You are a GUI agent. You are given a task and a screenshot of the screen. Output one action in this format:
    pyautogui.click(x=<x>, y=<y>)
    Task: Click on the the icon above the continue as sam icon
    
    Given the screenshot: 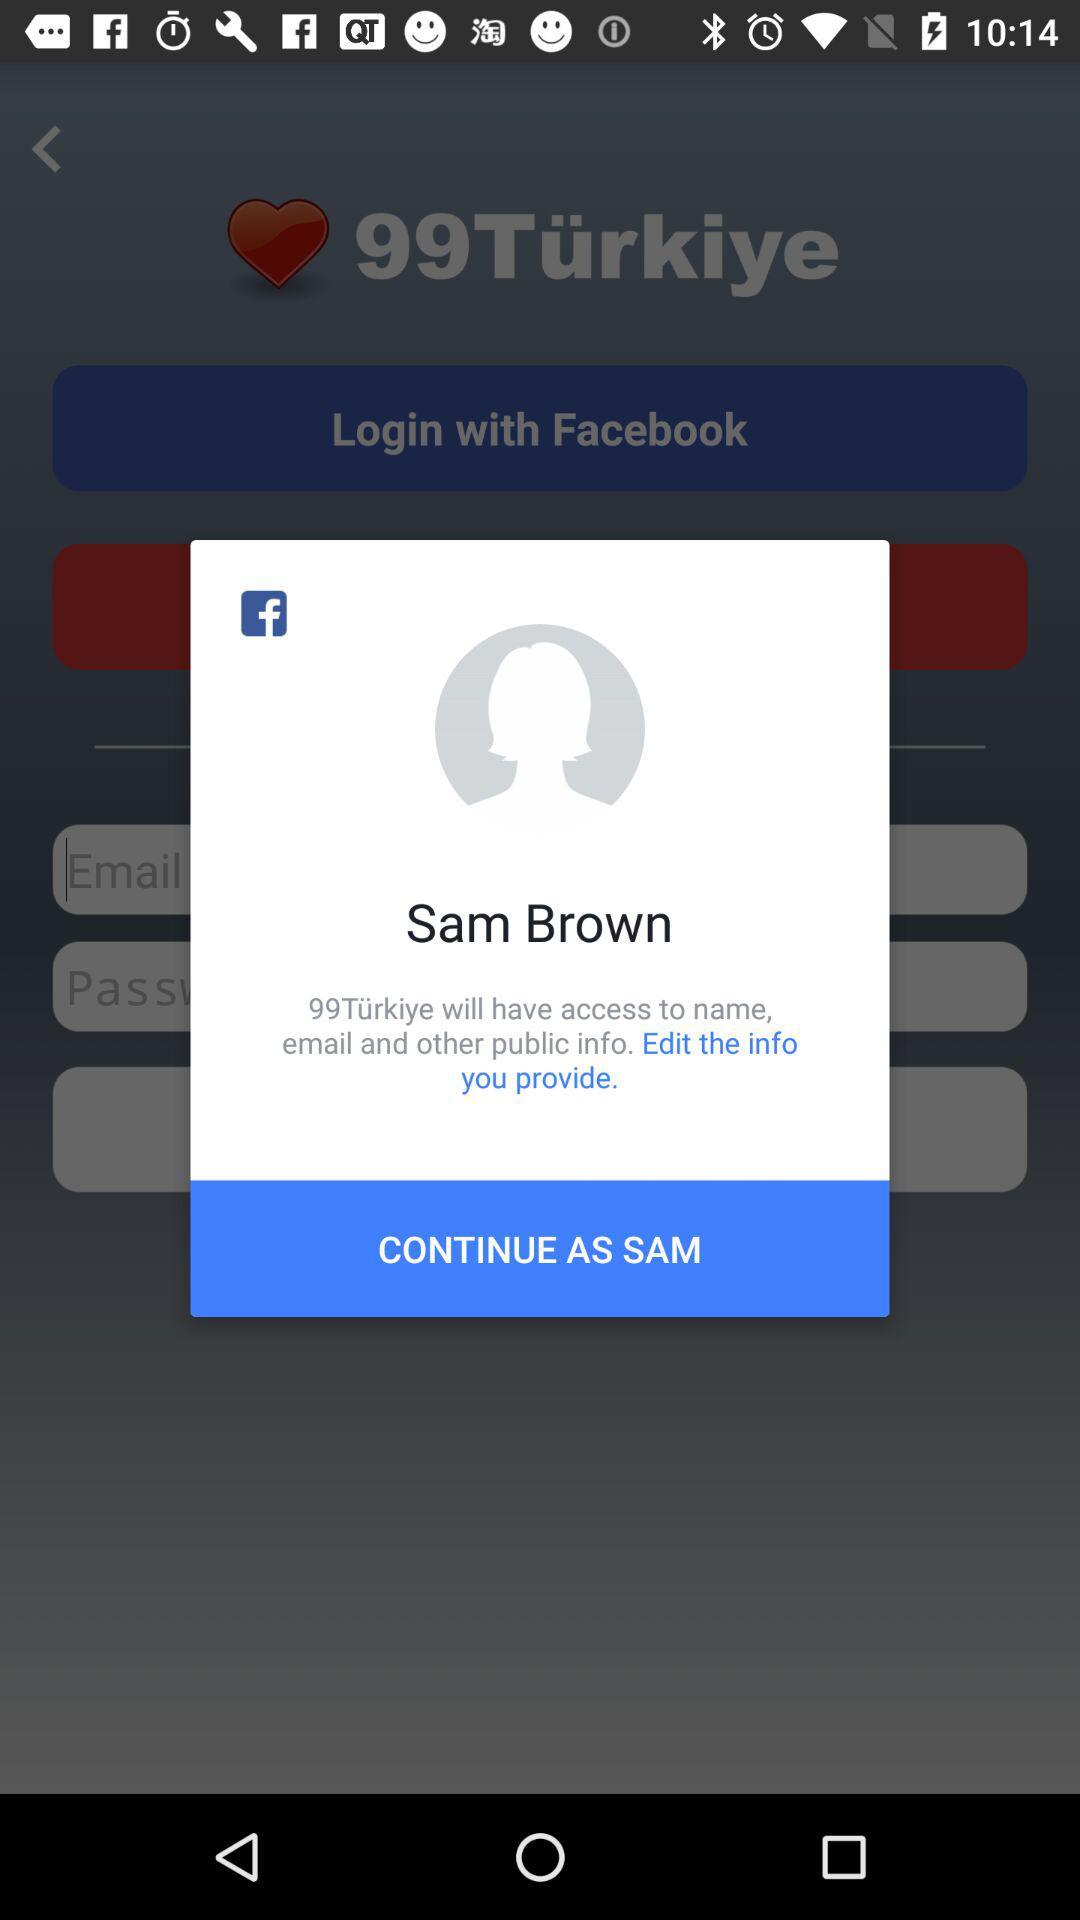 What is the action you would take?
    pyautogui.click(x=540, y=1041)
    